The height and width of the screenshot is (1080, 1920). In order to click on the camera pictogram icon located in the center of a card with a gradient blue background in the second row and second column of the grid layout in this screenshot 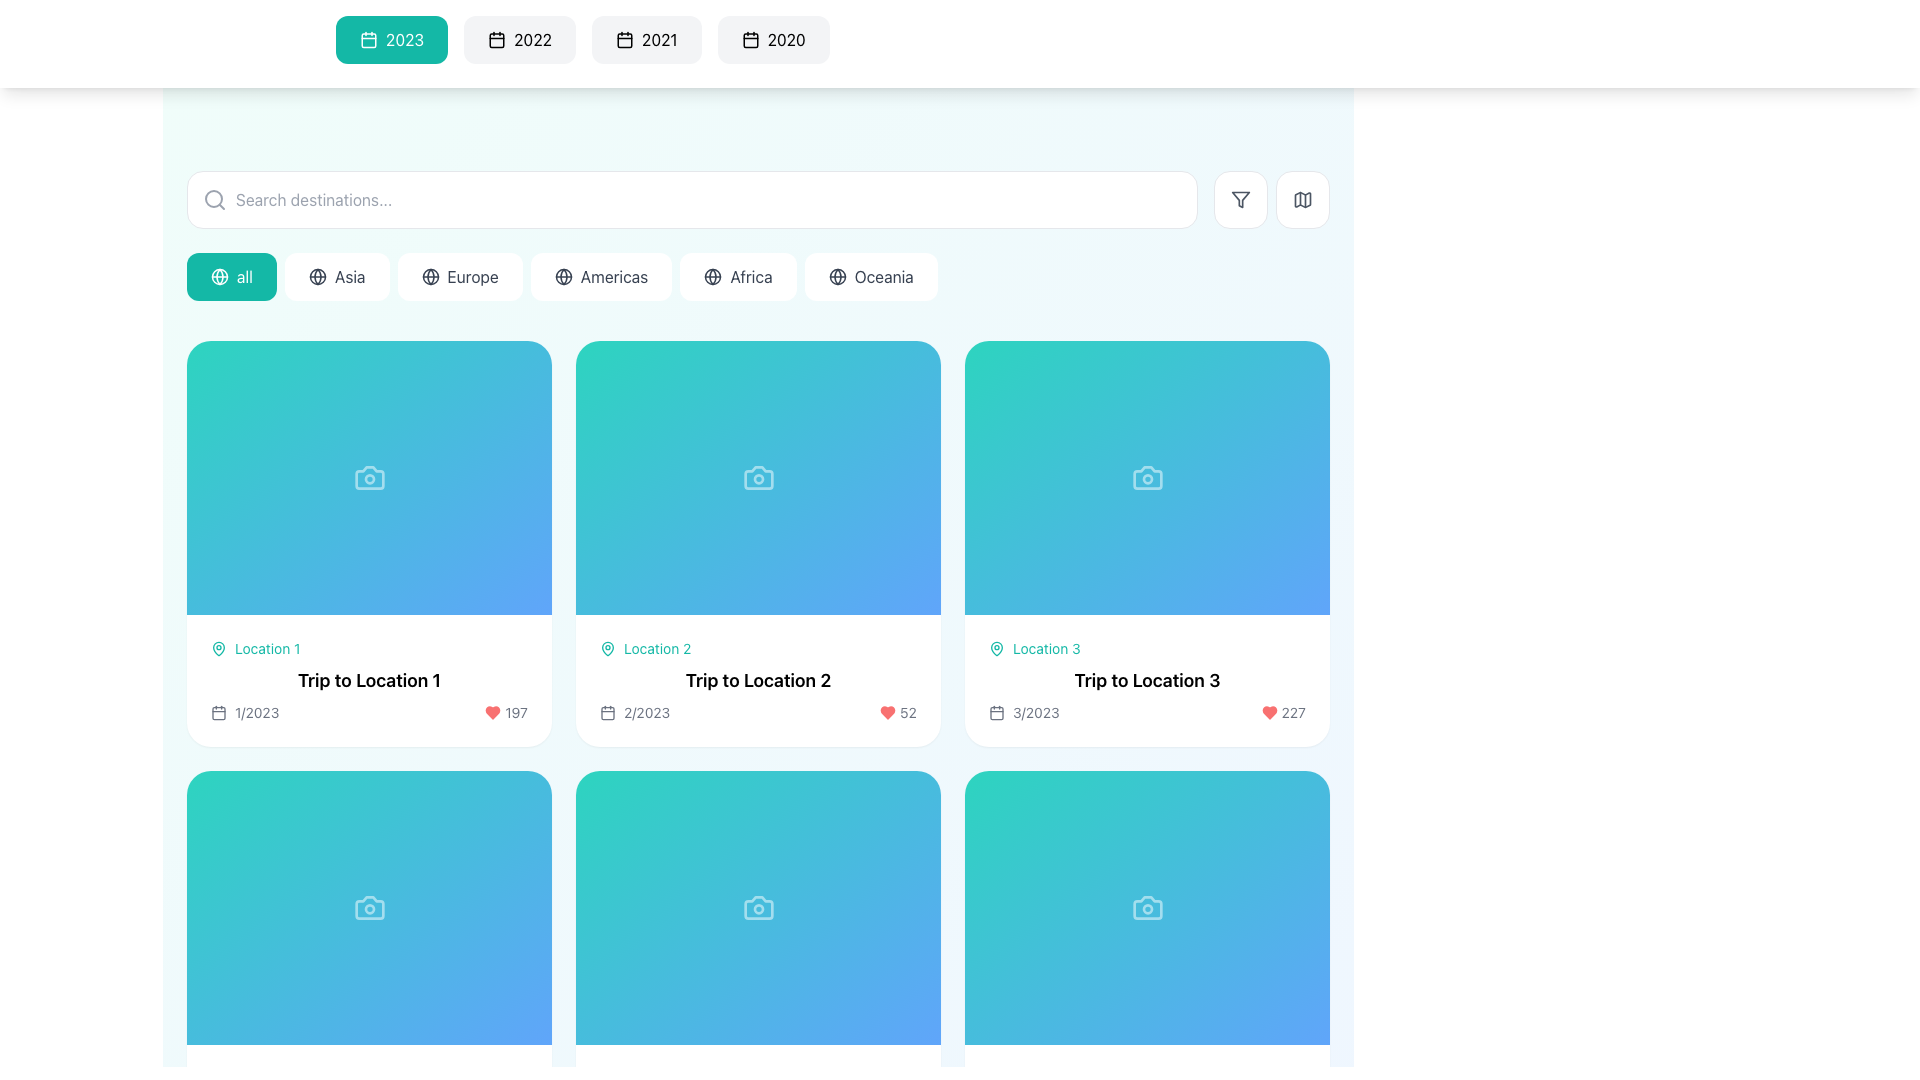, I will do `click(757, 907)`.